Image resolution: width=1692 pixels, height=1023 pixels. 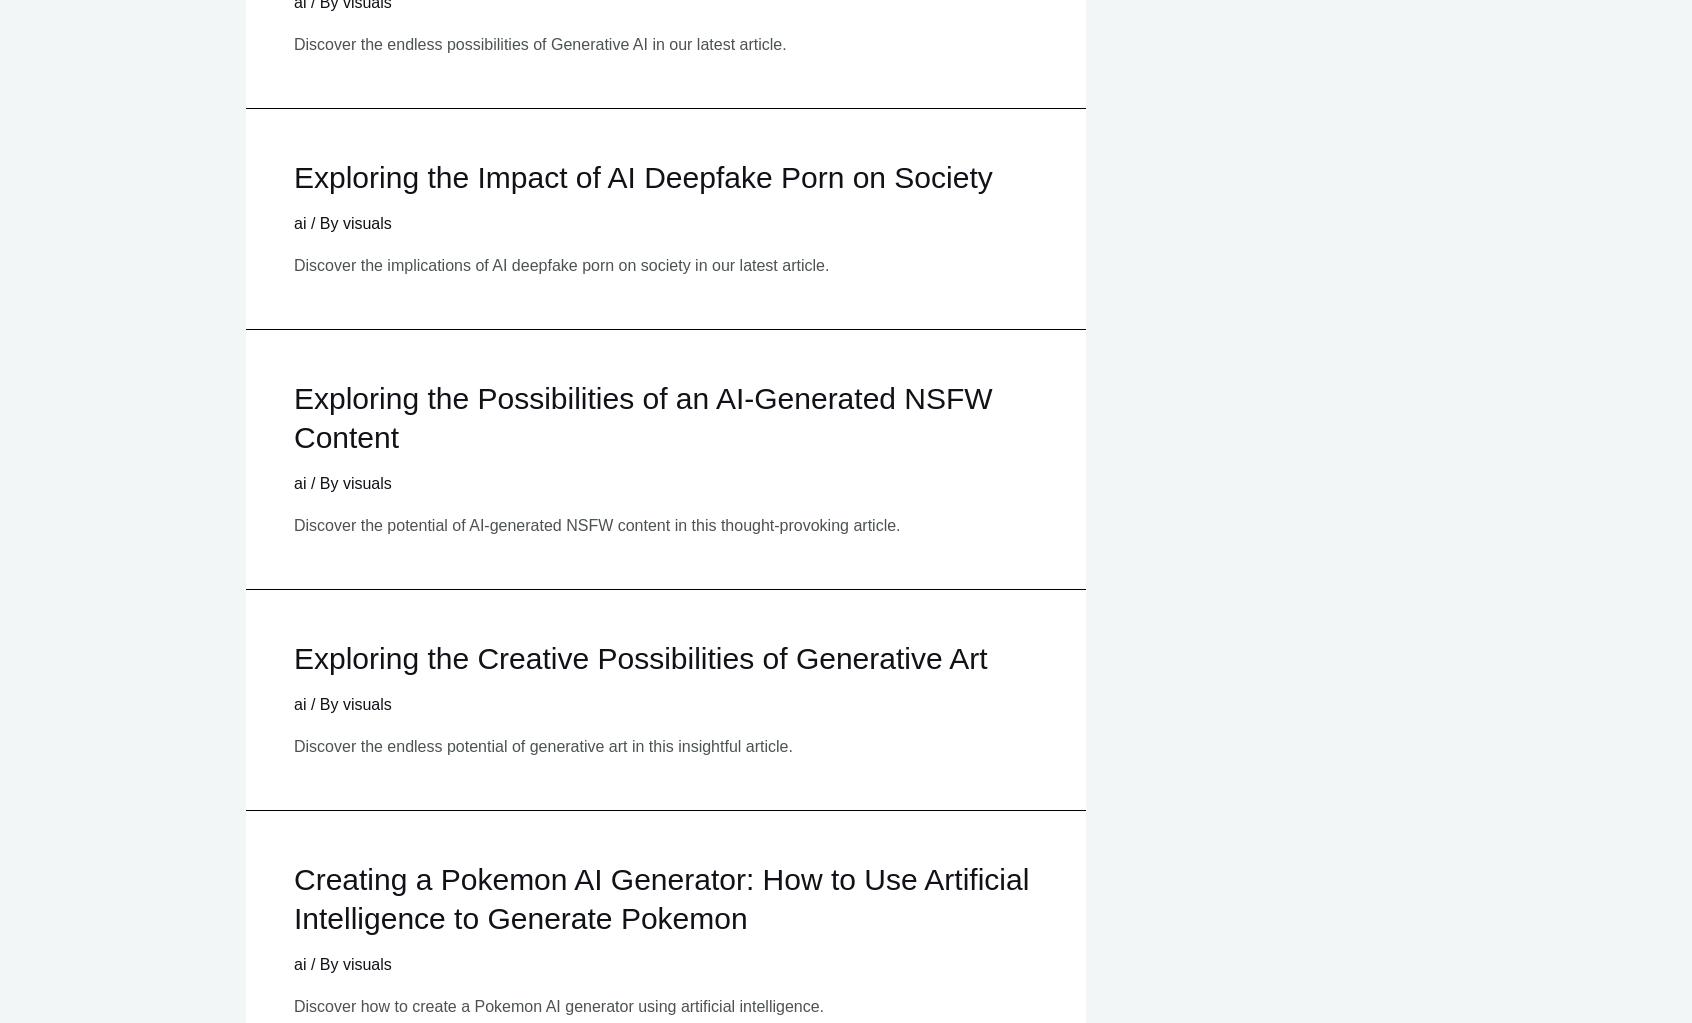 What do you see at coordinates (293, 1004) in the screenshot?
I see `'Discover how to create a Pokemon AI generator using artificial intelligence.'` at bounding box center [293, 1004].